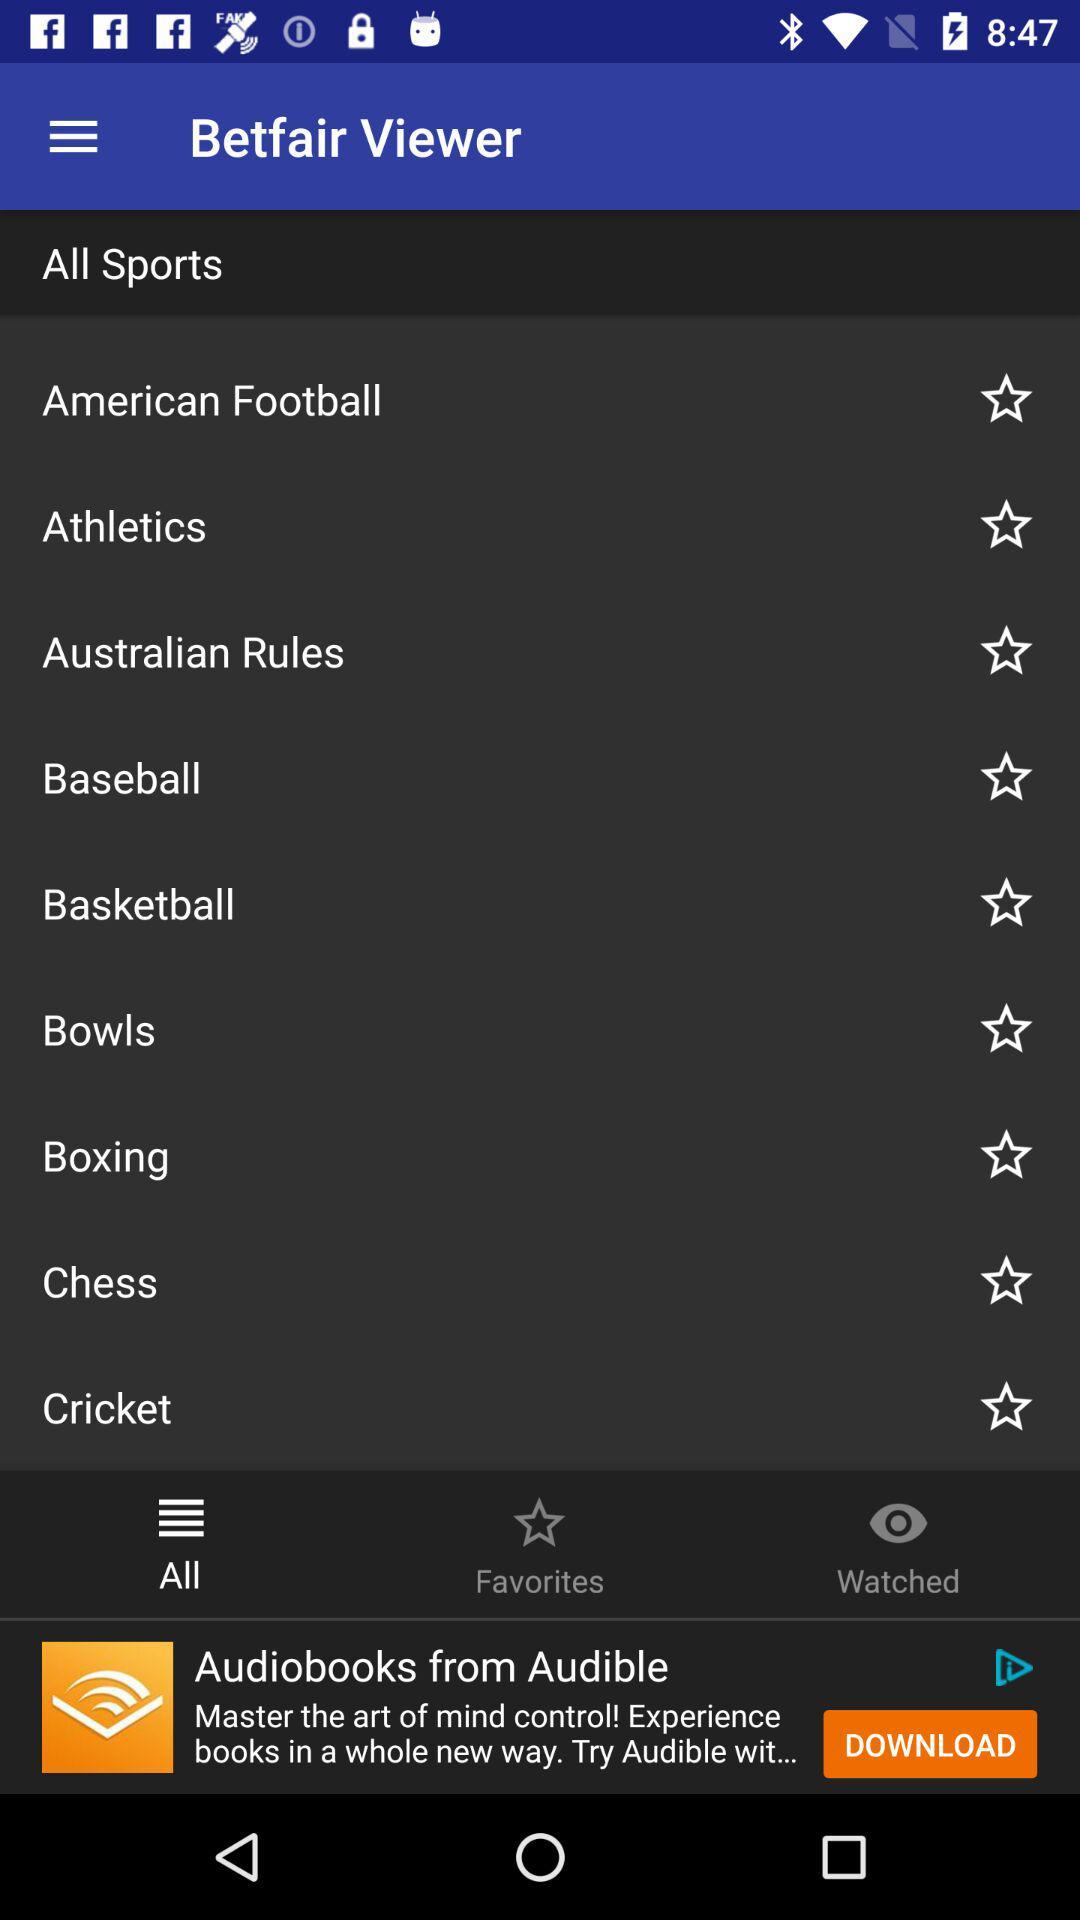 This screenshot has width=1080, height=1920. What do you see at coordinates (897, 1512) in the screenshot?
I see `icon above watched` at bounding box center [897, 1512].